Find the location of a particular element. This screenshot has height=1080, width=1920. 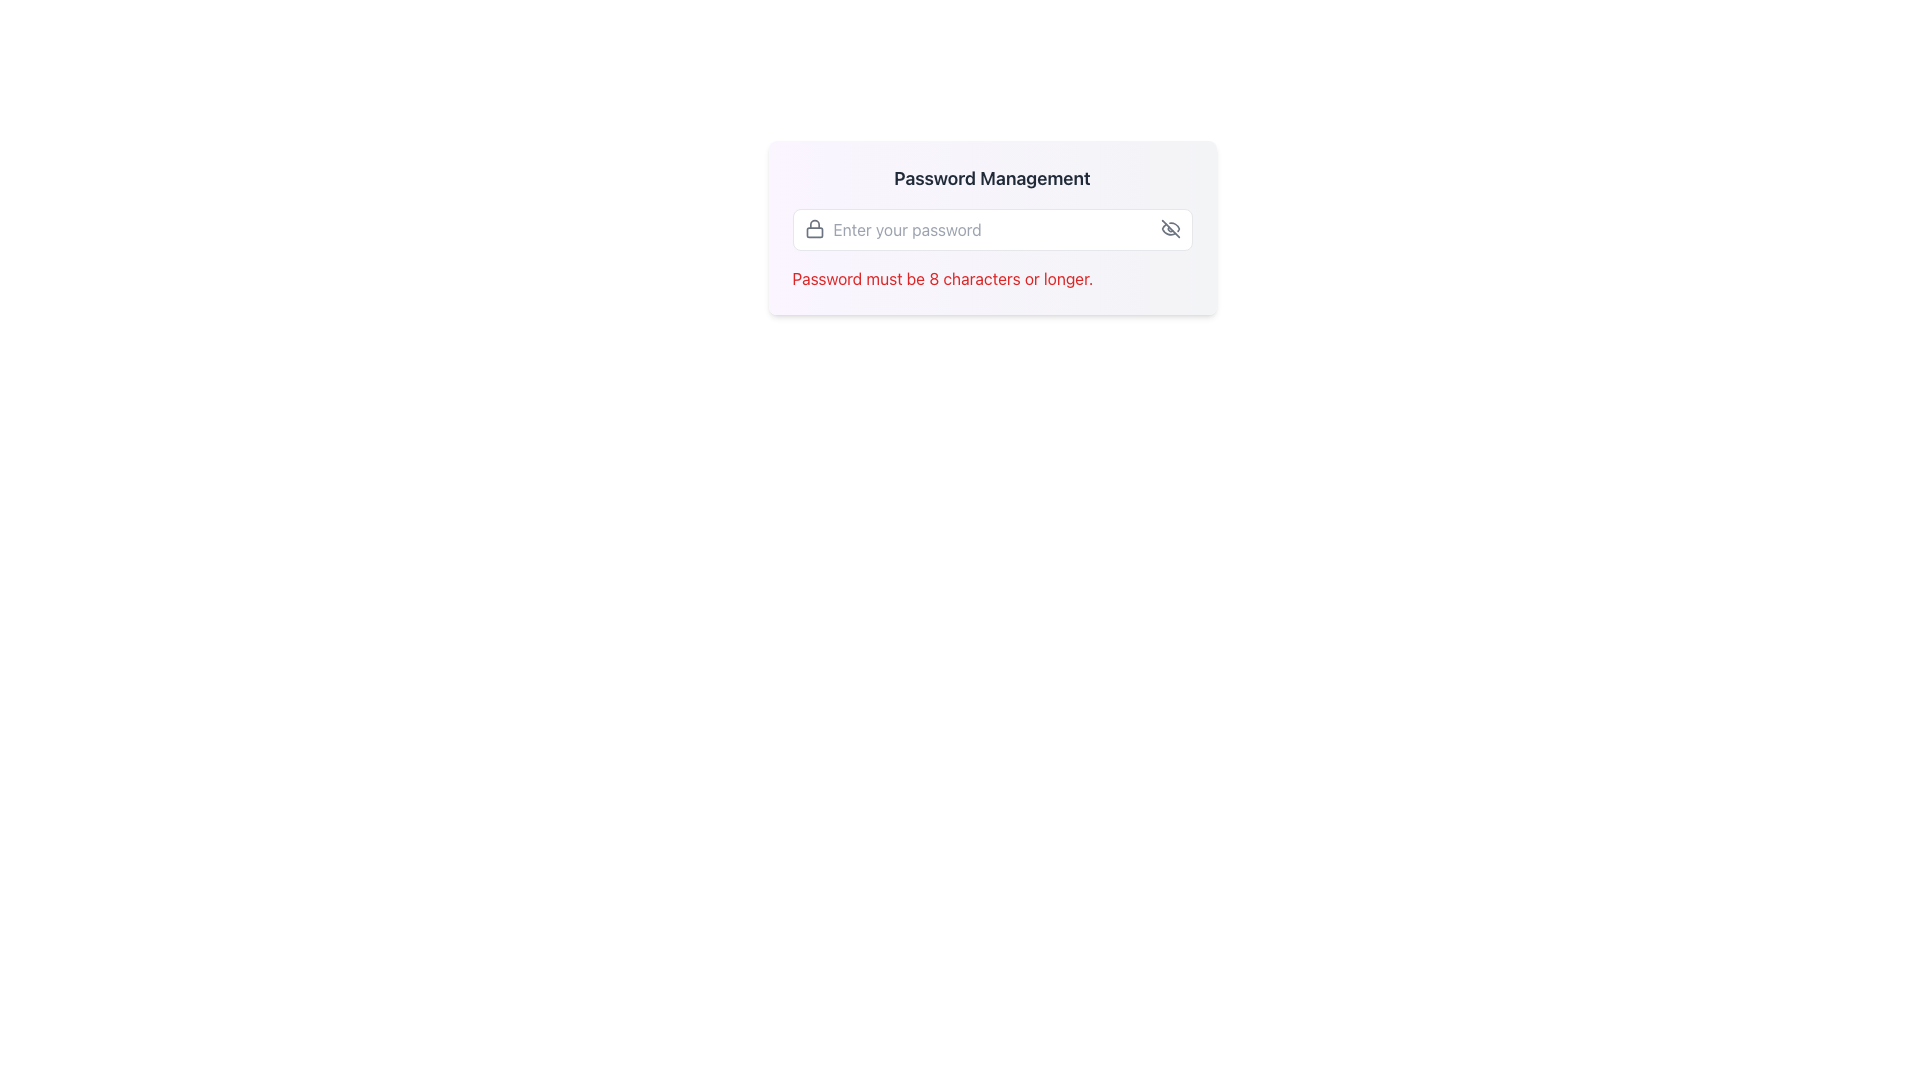

the visibility toggle button, which is a small eye icon with a strike-through located at the far right of the password input field is located at coordinates (1170, 227).